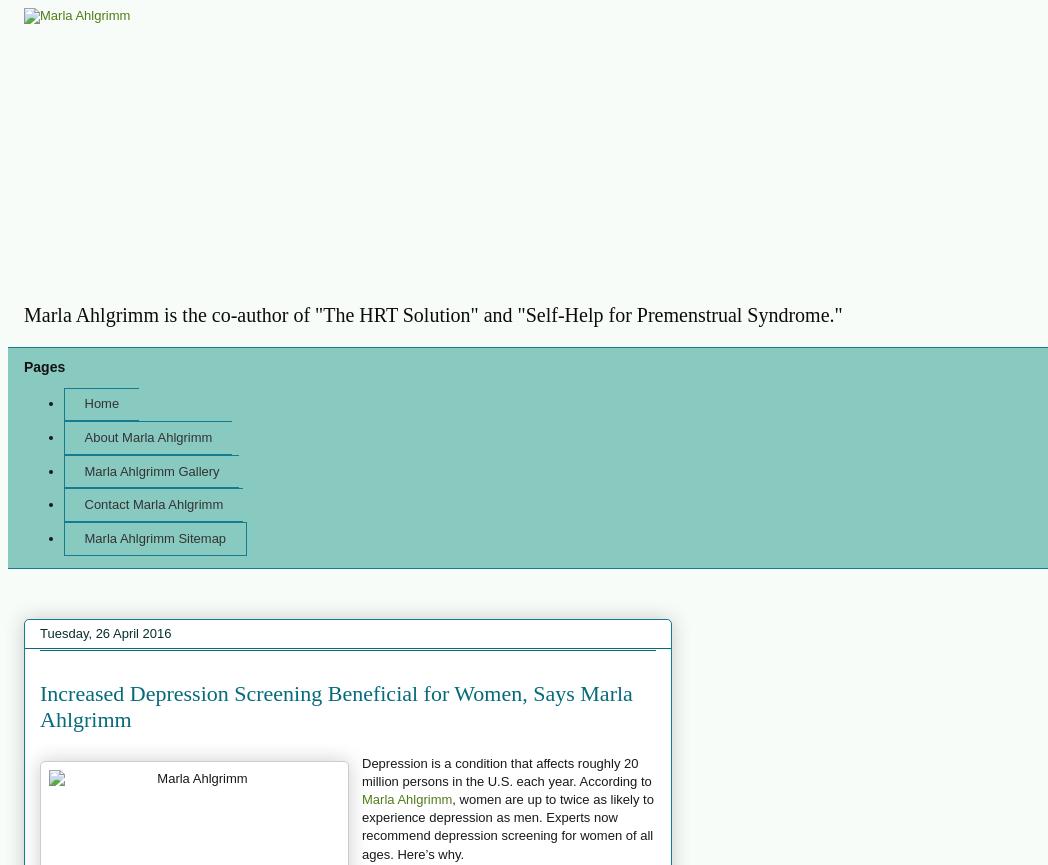 This screenshot has height=865, width=1048. Describe the element at coordinates (407, 797) in the screenshot. I see `'Marla Ahlgrimm'` at that location.